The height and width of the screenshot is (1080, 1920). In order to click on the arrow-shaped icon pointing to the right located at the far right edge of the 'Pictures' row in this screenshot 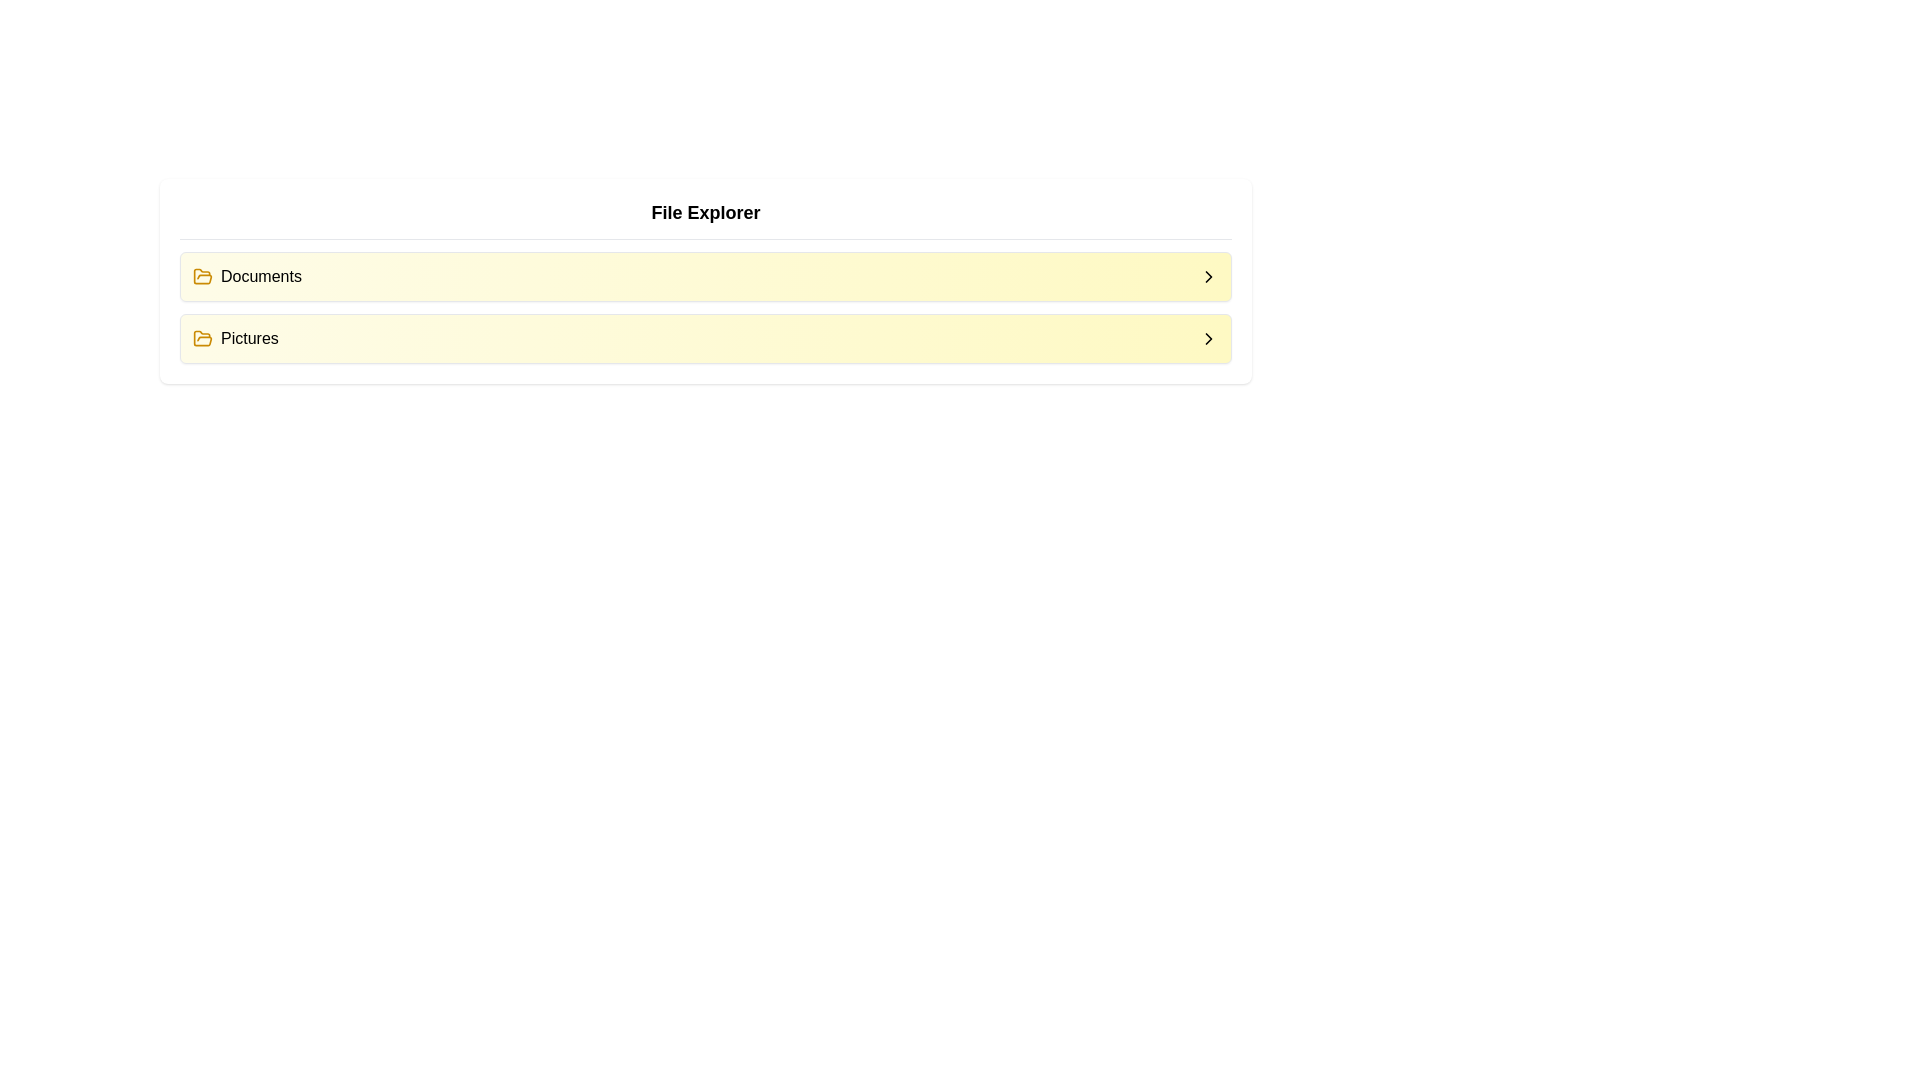, I will do `click(1208, 338)`.